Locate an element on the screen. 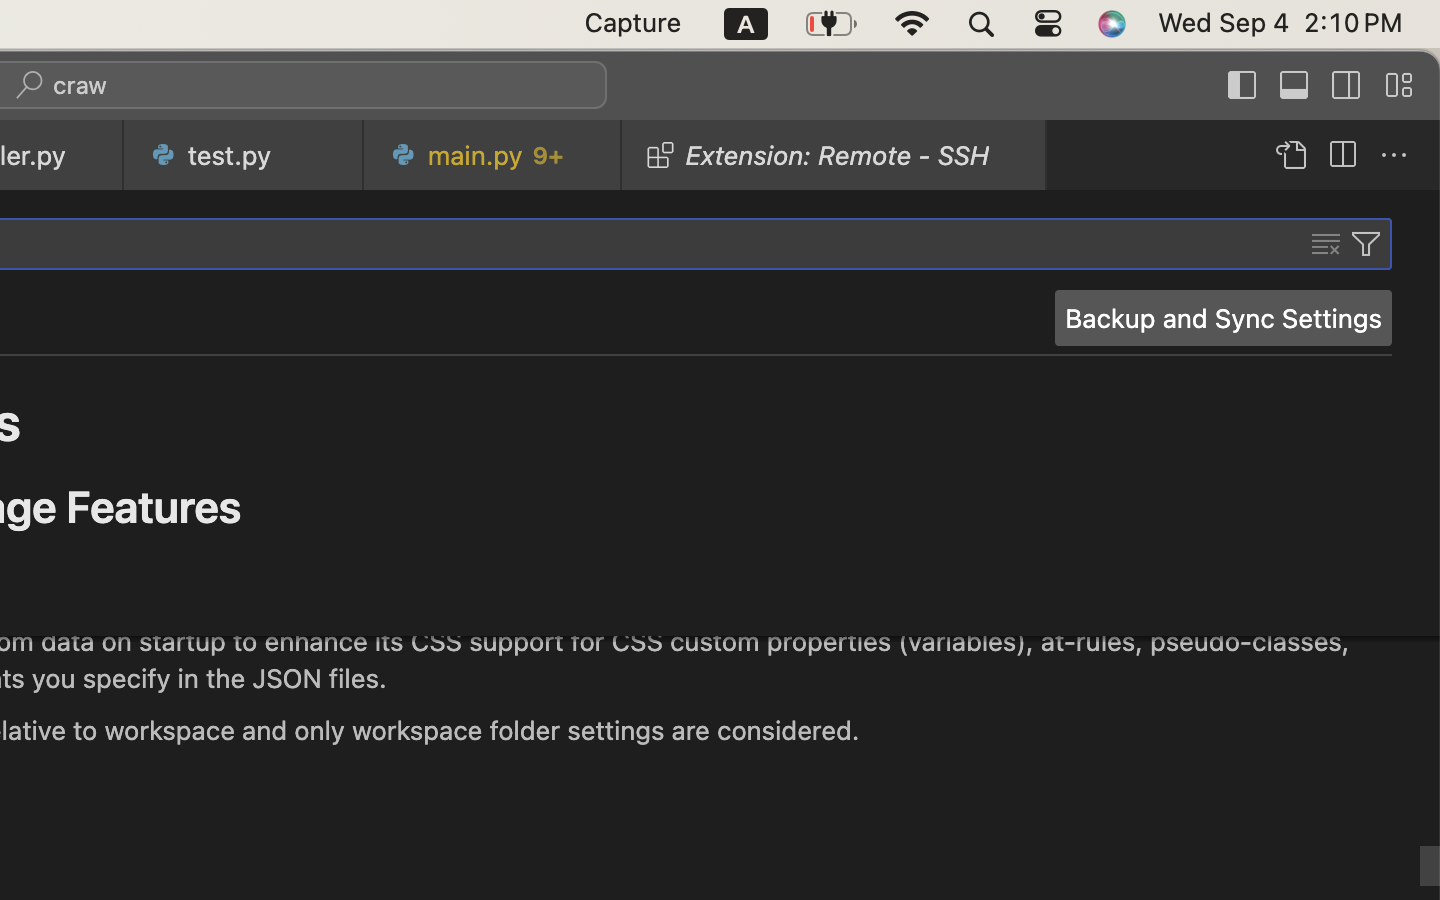  '0 main.py   9+' is located at coordinates (492, 154).